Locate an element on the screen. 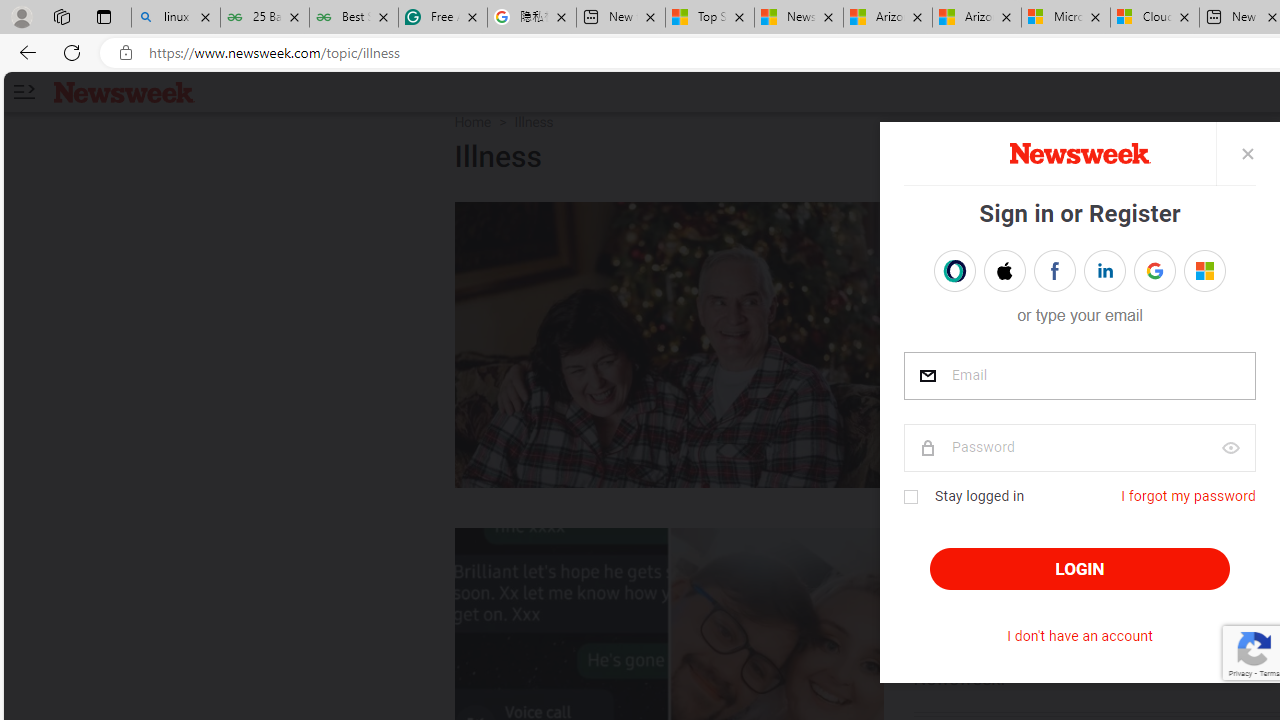 The image size is (1280, 720). 'Newsweek logo' is located at coordinates (123, 91).